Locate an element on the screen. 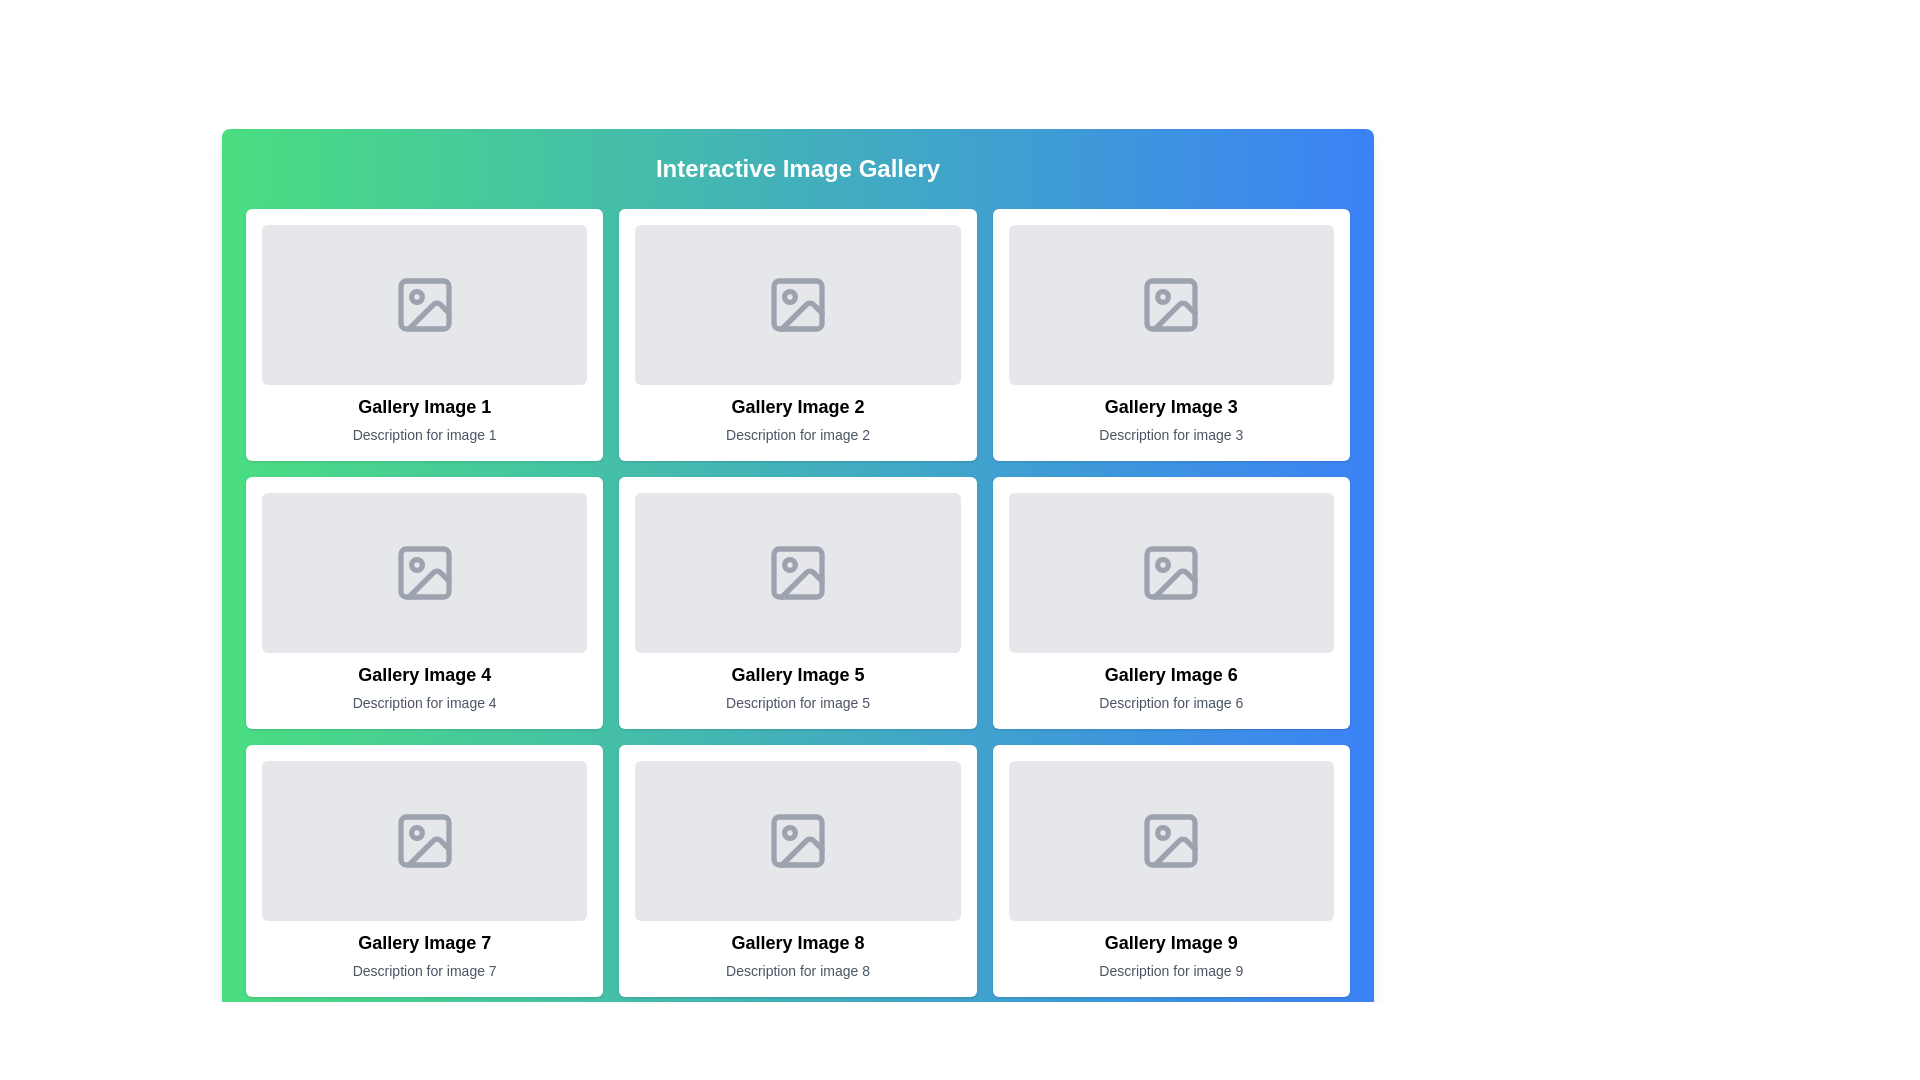 This screenshot has width=1920, height=1080. the static text label that serves as a caption for 'Gallery Image 4', located in the fourth item of the grid-style gallery layout, positioned in the second row and first column, directly below the image description is located at coordinates (423, 701).